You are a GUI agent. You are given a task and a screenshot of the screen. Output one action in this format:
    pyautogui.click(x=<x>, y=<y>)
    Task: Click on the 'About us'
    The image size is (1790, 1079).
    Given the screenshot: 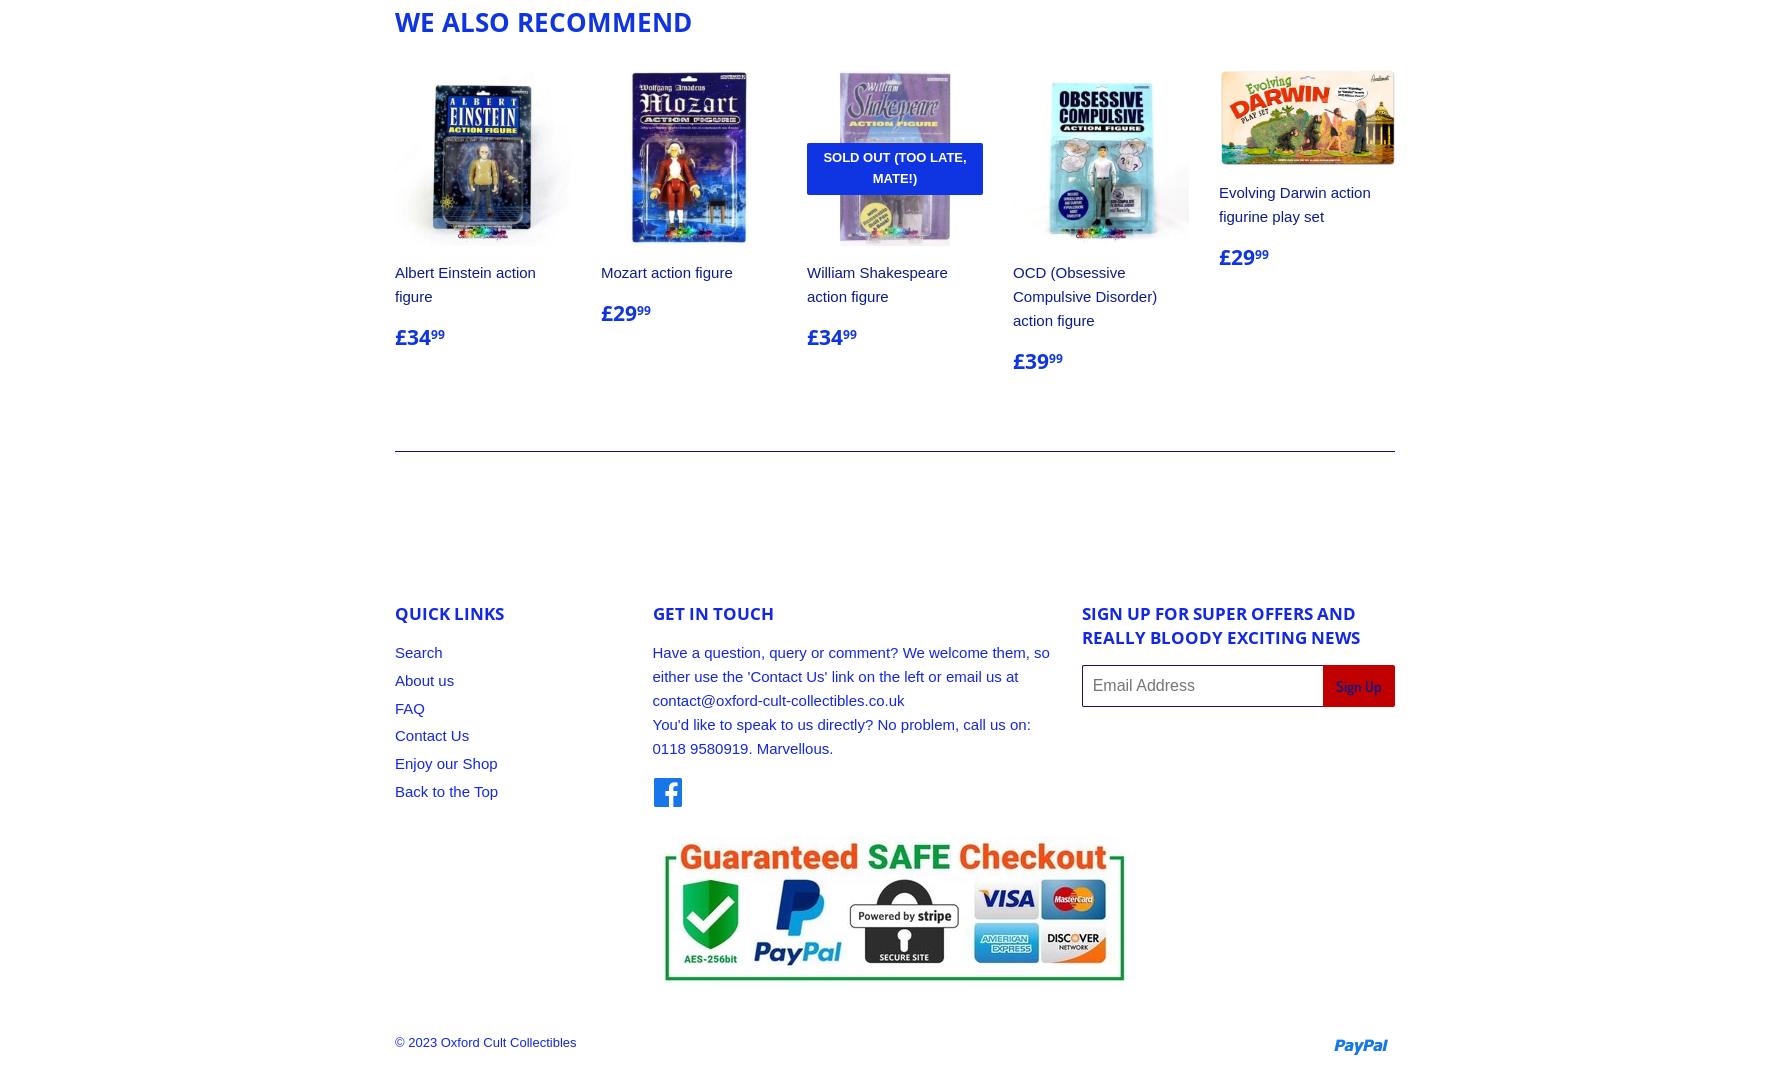 What is the action you would take?
    pyautogui.click(x=424, y=679)
    